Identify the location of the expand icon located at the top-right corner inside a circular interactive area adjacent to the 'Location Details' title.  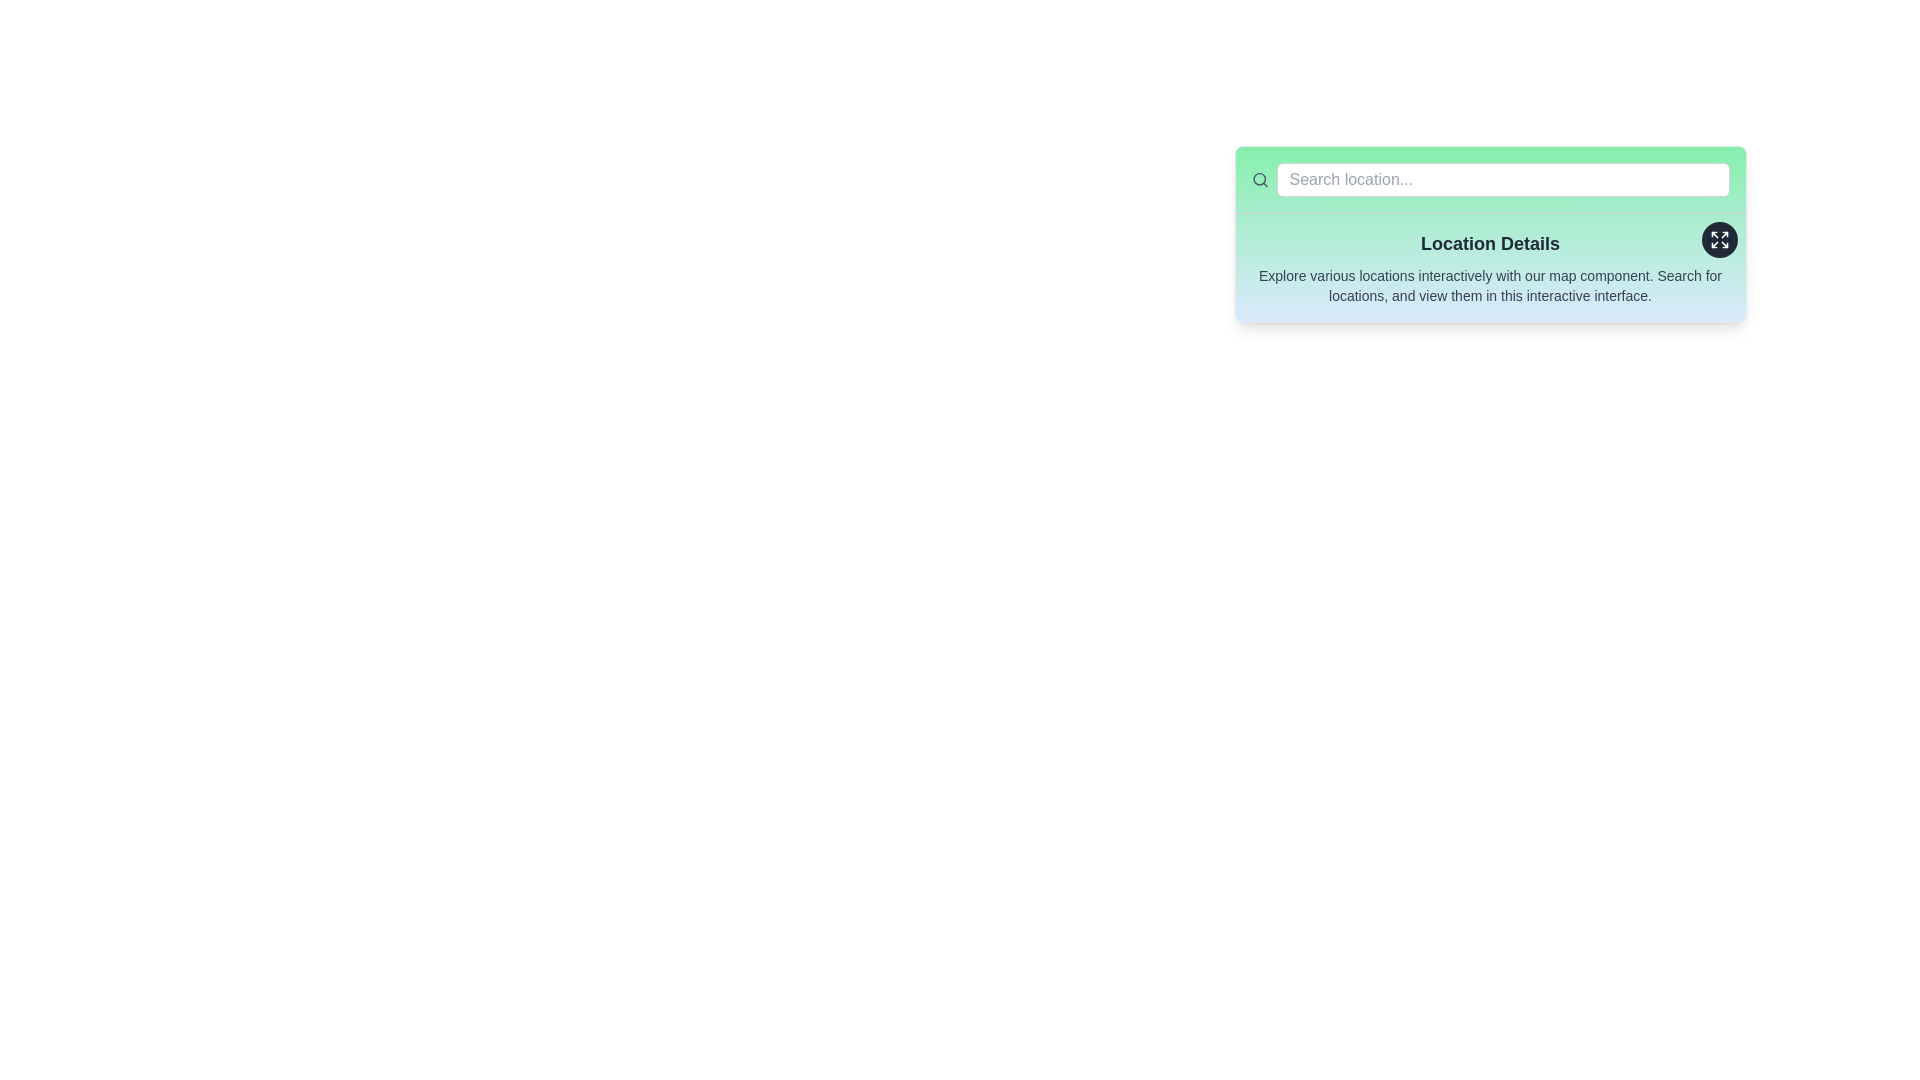
(1718, 238).